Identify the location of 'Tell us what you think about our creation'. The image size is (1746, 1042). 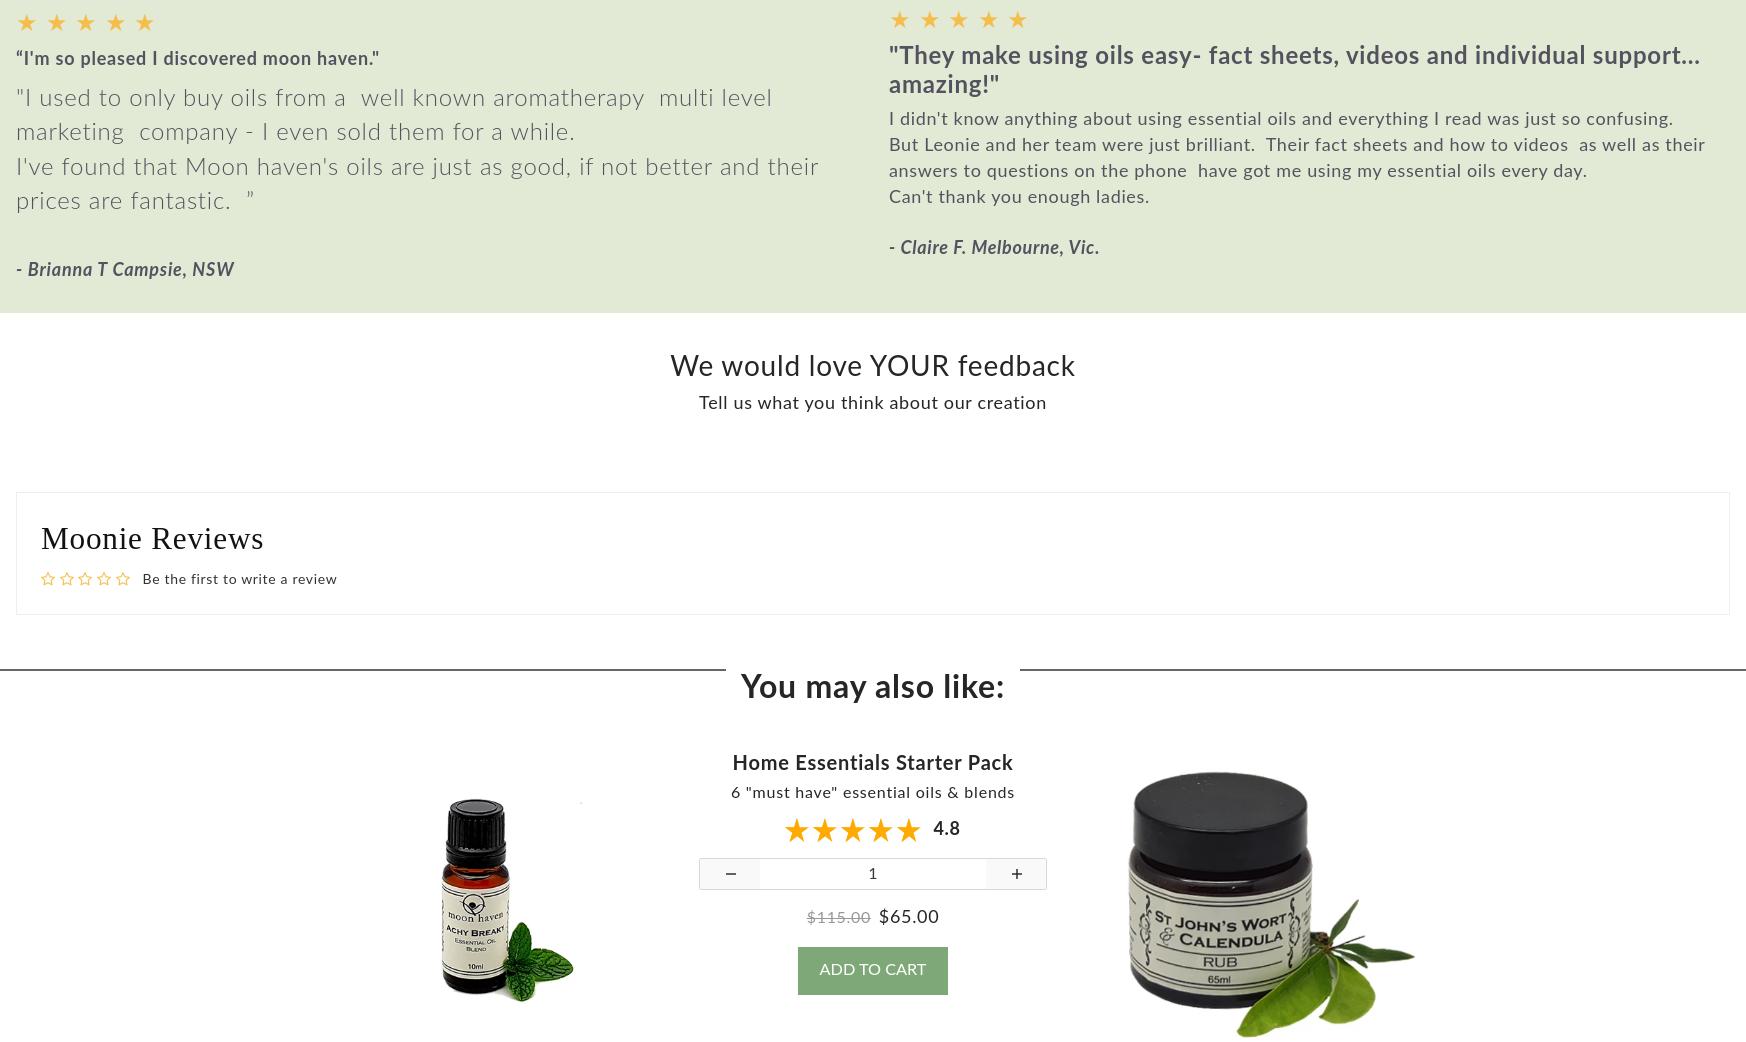
(872, 417).